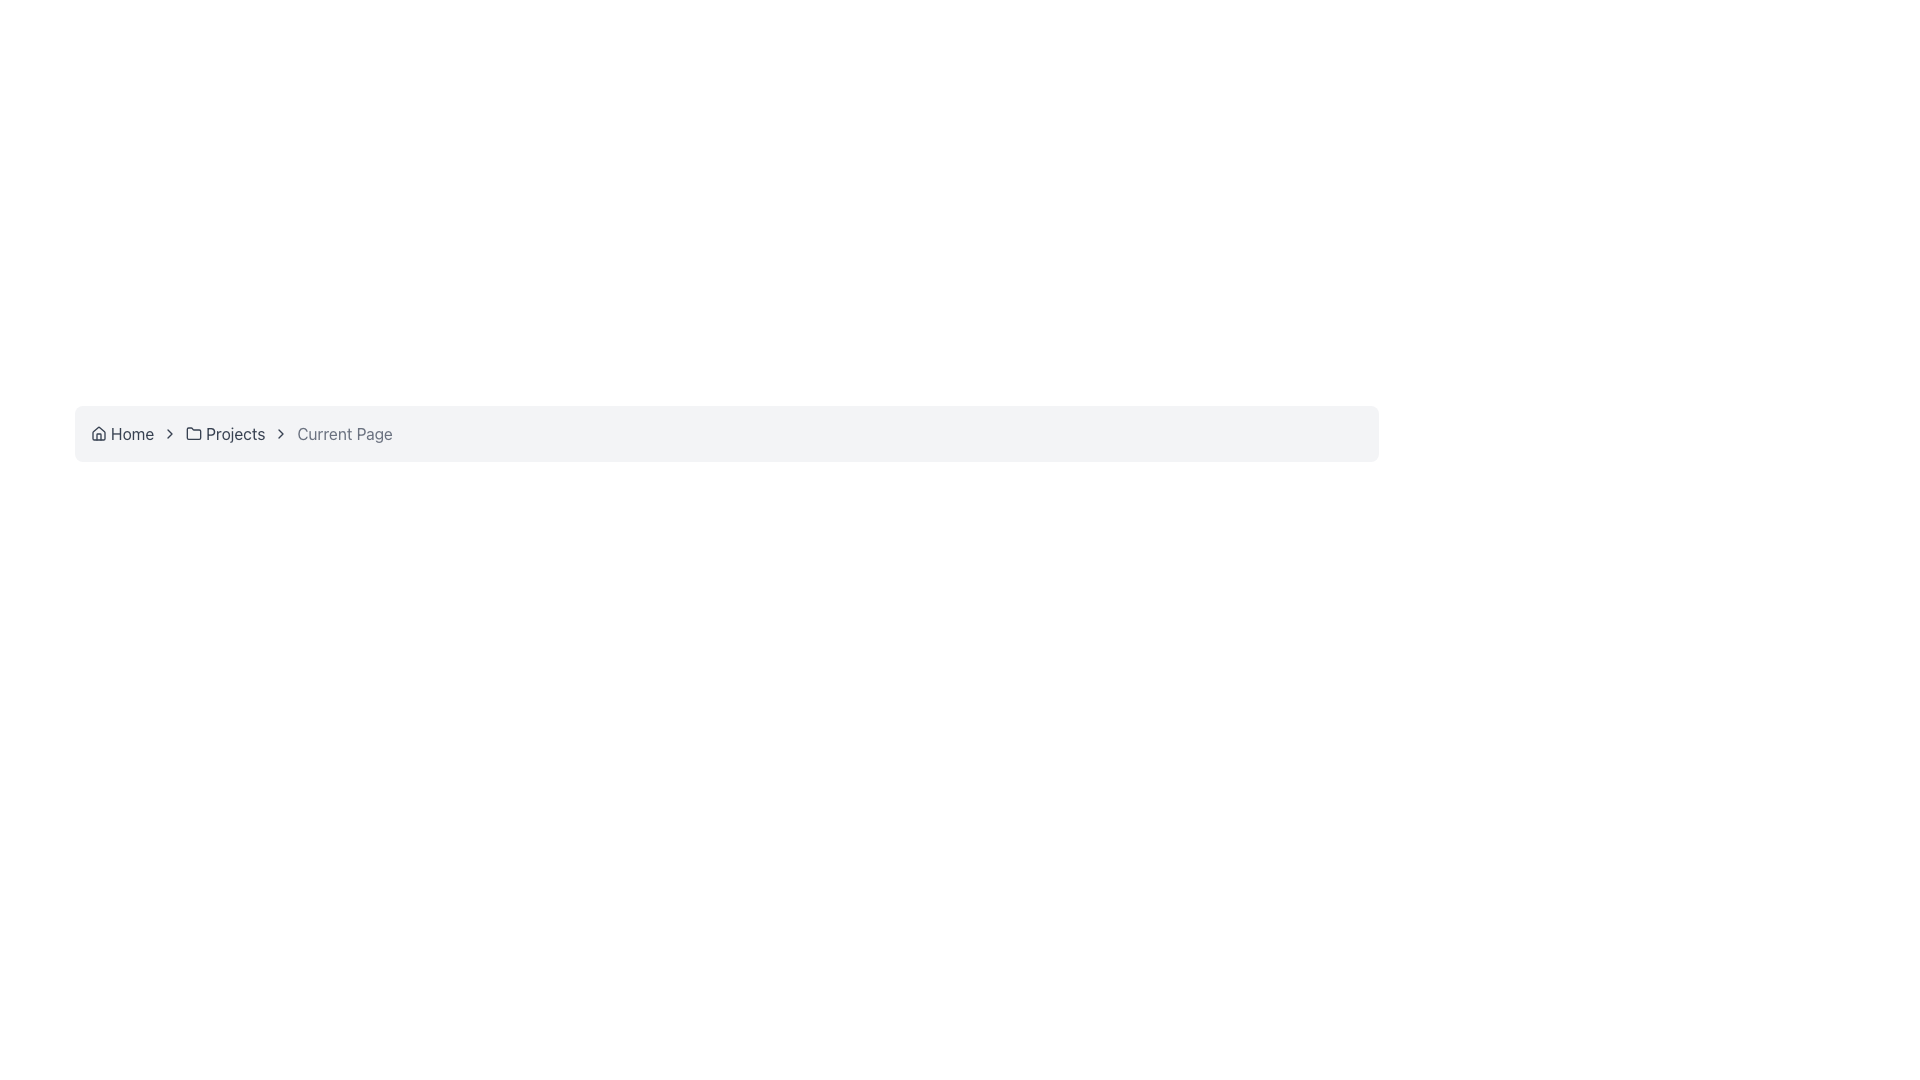 The width and height of the screenshot is (1920, 1080). Describe the element at coordinates (170, 433) in the screenshot. I see `the first right-facing chevron icon in the breadcrumb navigation bar, which is located between the 'Home' and 'Projects' text` at that location.